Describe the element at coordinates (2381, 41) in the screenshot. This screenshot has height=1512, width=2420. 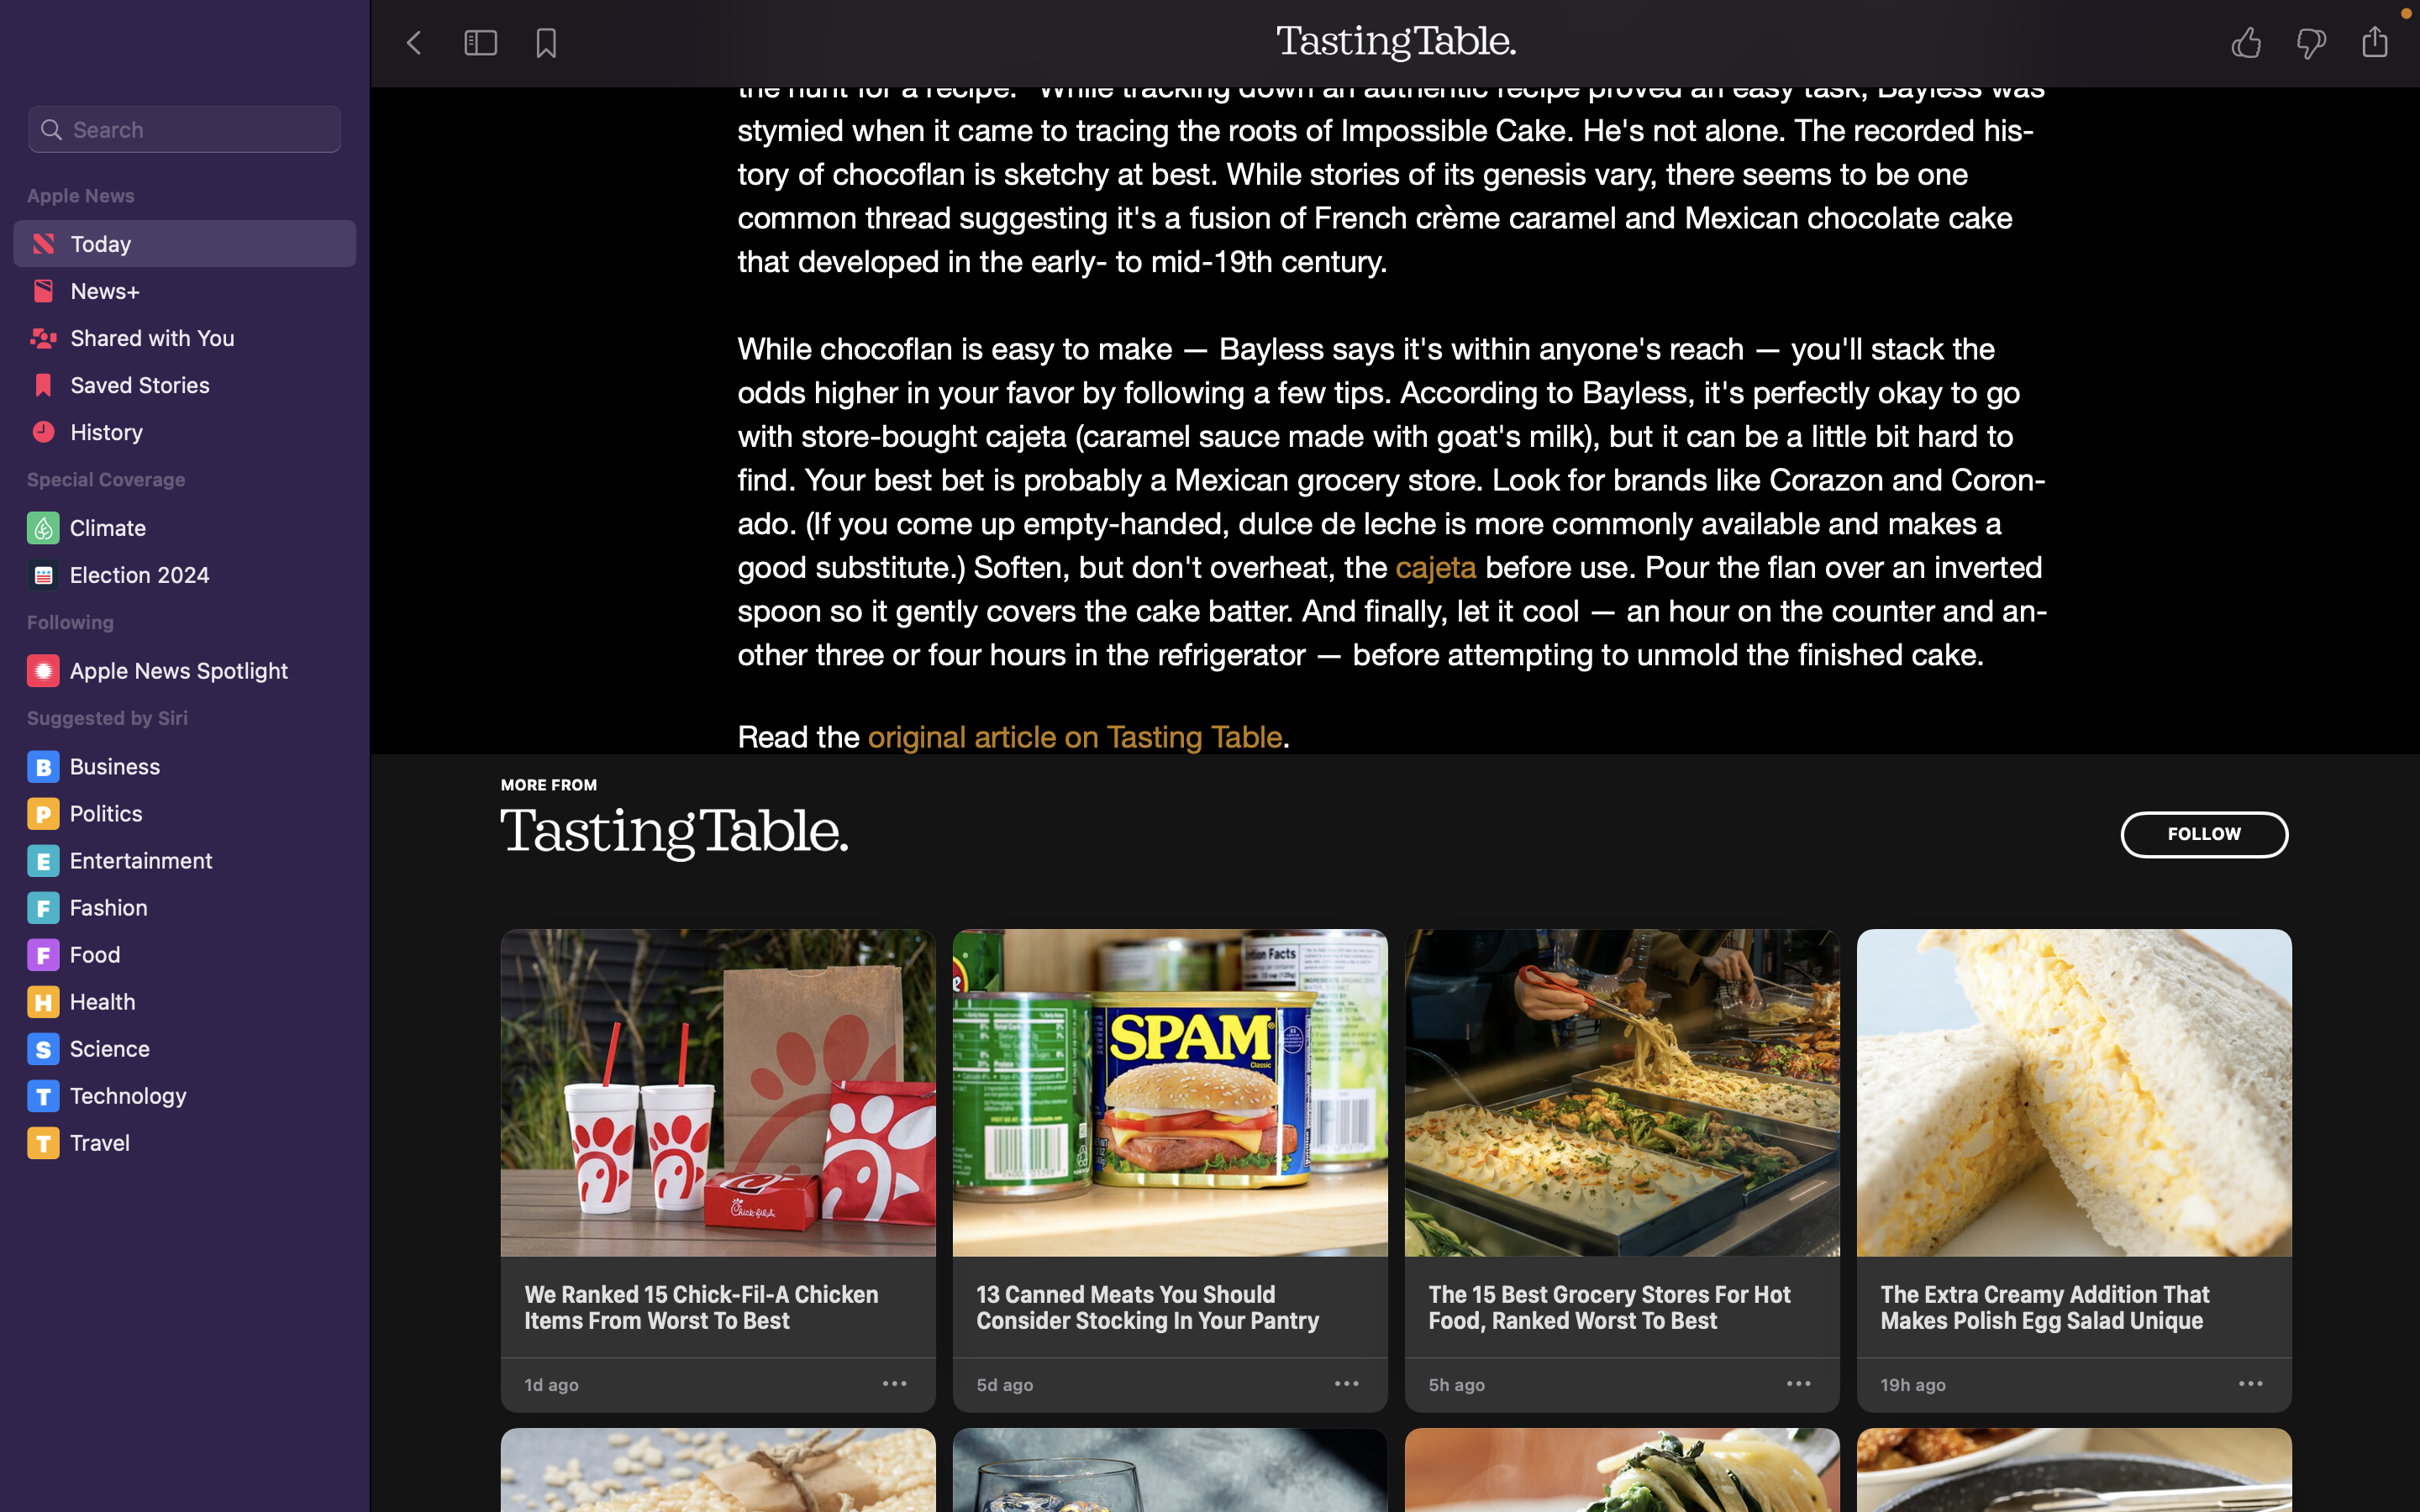
I see `Dispatch the narrative to the Notes program` at that location.